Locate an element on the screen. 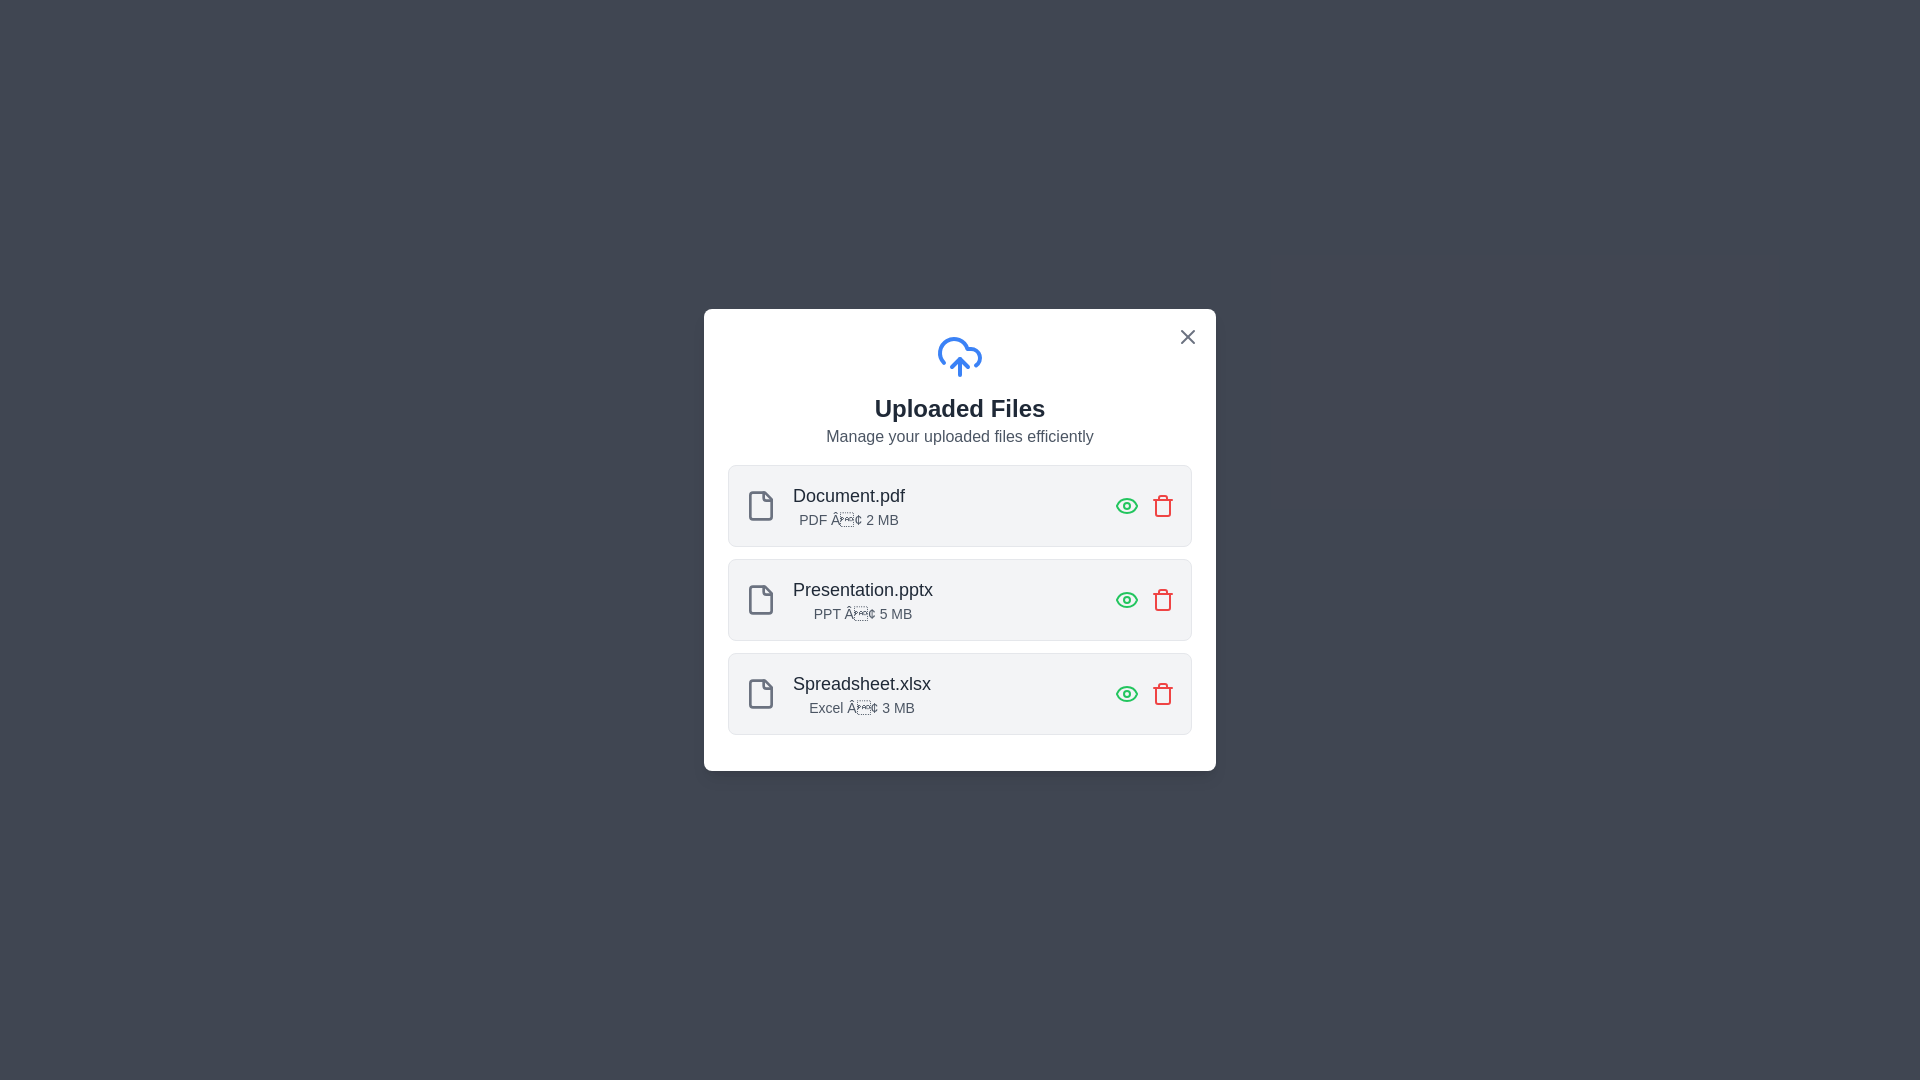  the file icon for 'Spreadsheet.xlsx', which is a light gray document icon located is located at coordinates (760, 693).